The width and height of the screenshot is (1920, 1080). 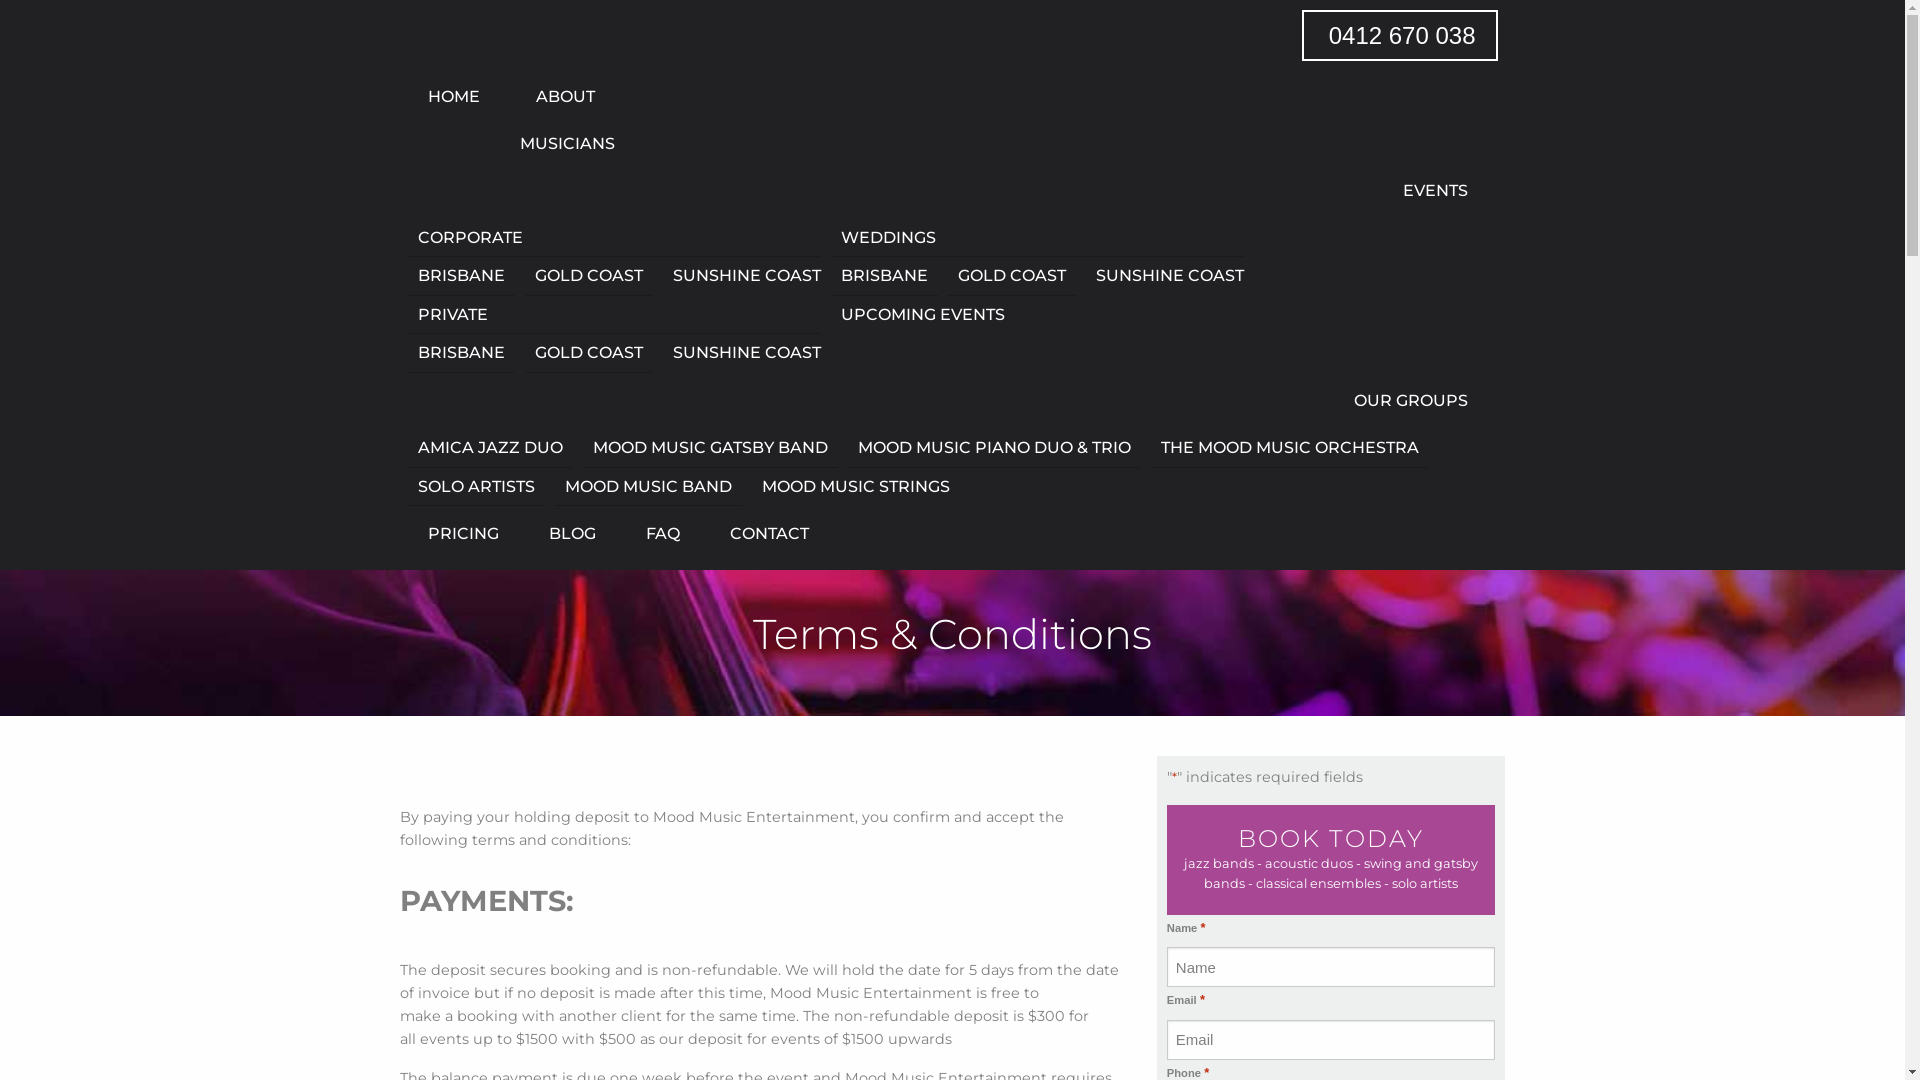 What do you see at coordinates (571, 532) in the screenshot?
I see `'BLOG'` at bounding box center [571, 532].